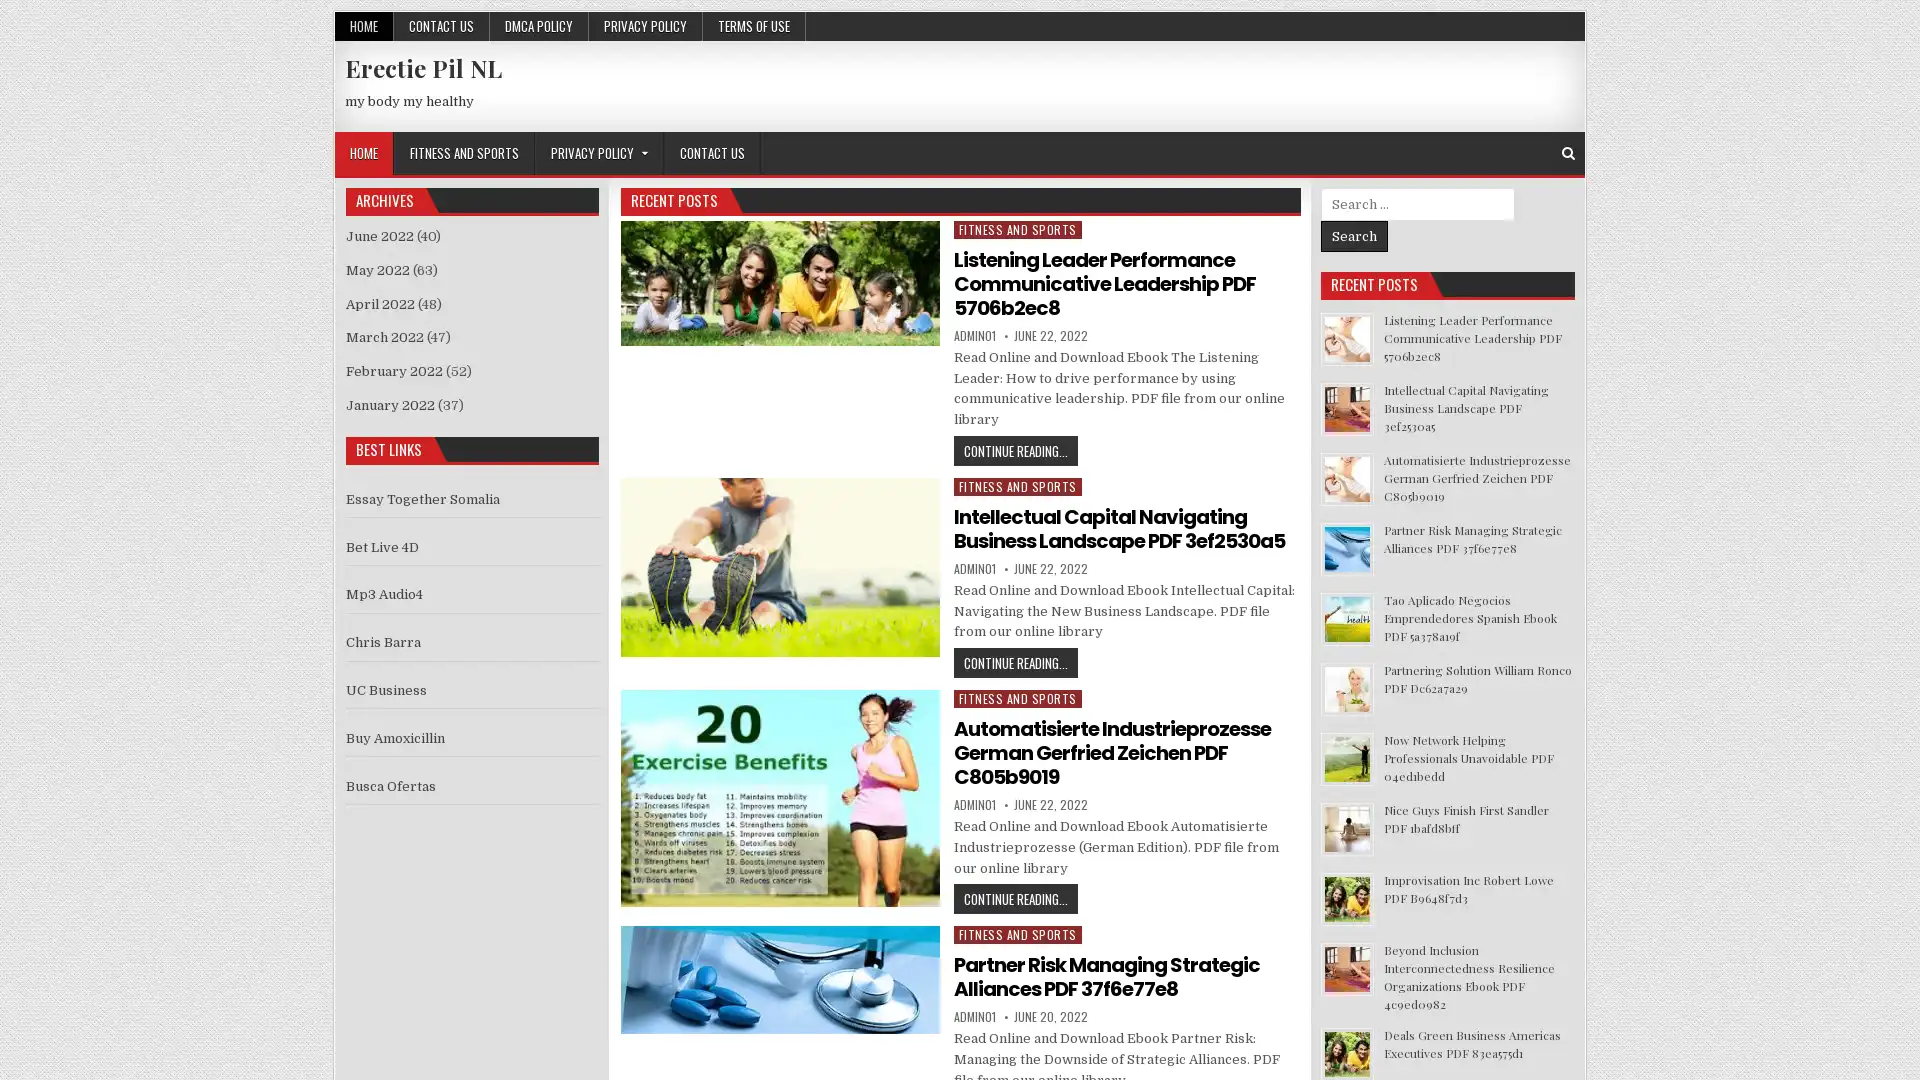 The width and height of the screenshot is (1920, 1080). What do you see at coordinates (1354, 235) in the screenshot?
I see `Search` at bounding box center [1354, 235].